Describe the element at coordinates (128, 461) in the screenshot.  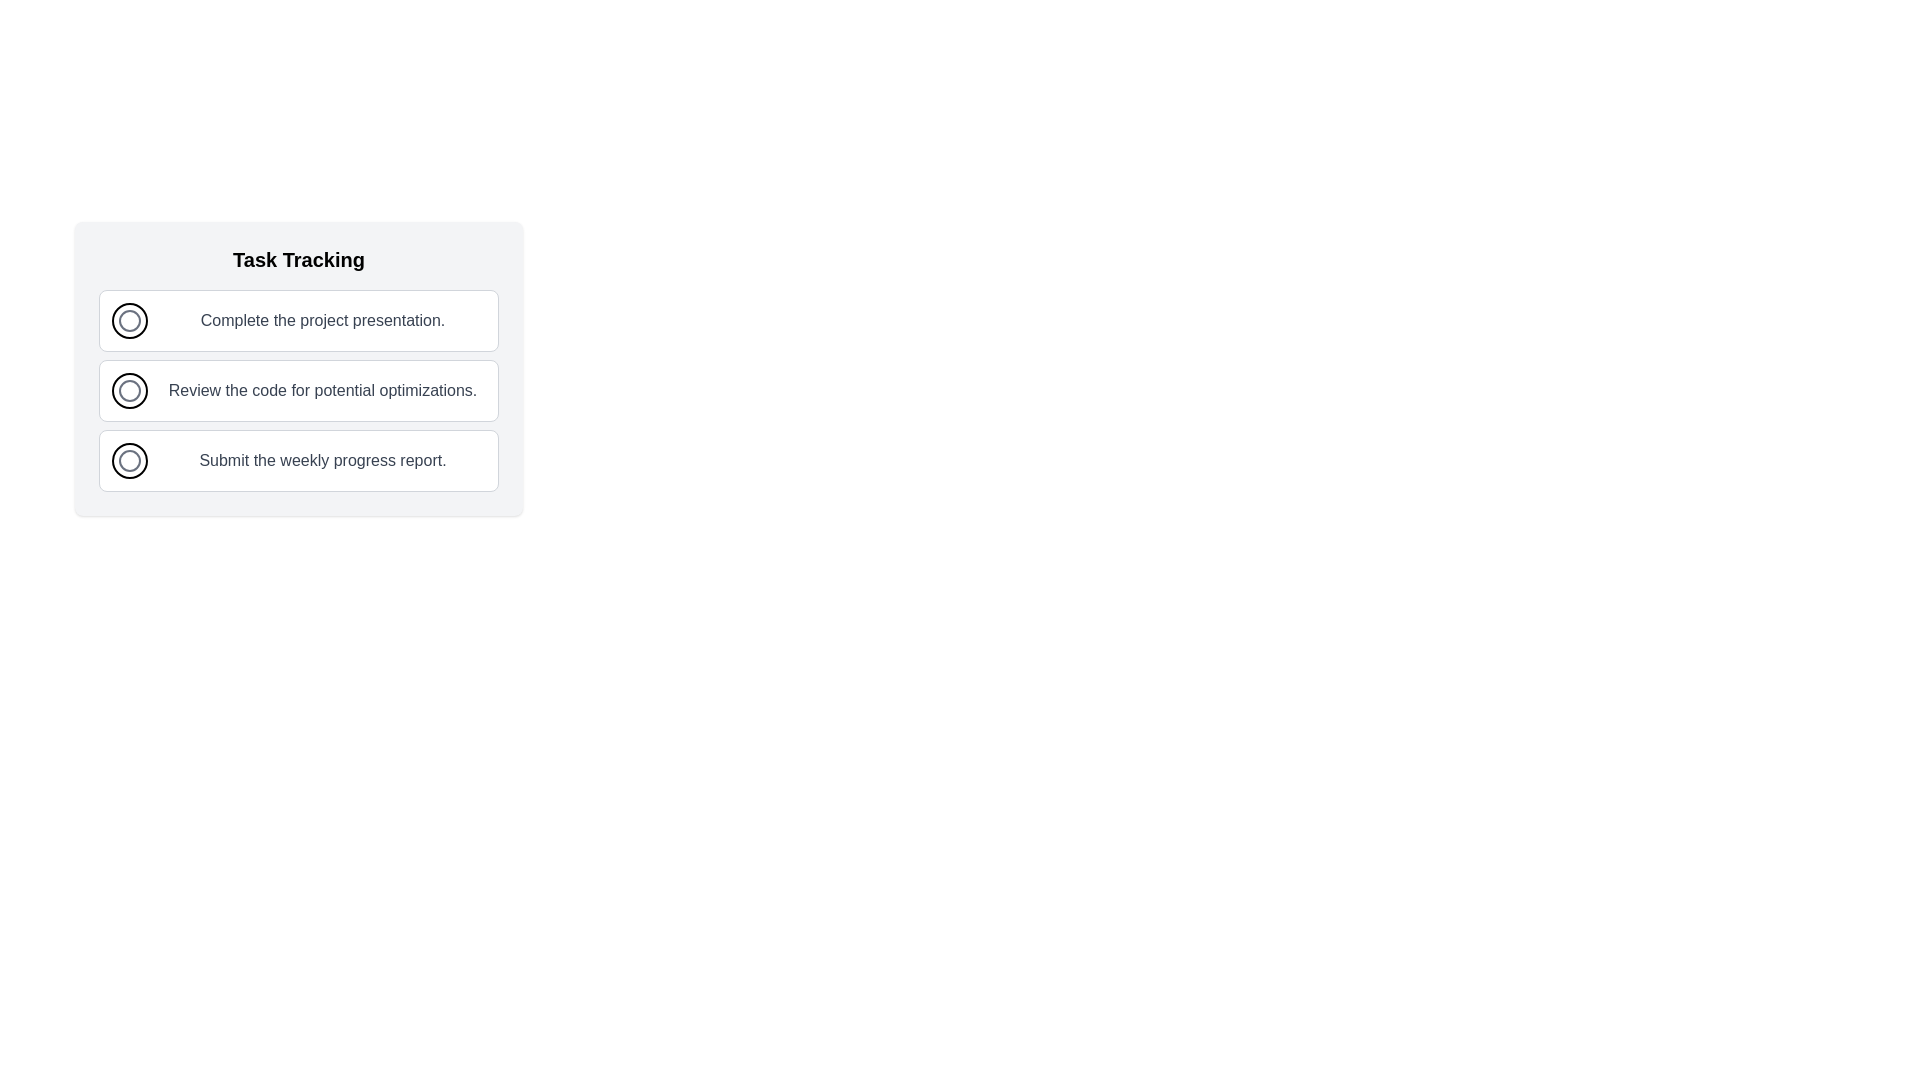
I see `the Graphical Indicator in the 'Task Tracking' interface that indicates the status of the task associated with 'Submit the weekly progress report.'` at that location.